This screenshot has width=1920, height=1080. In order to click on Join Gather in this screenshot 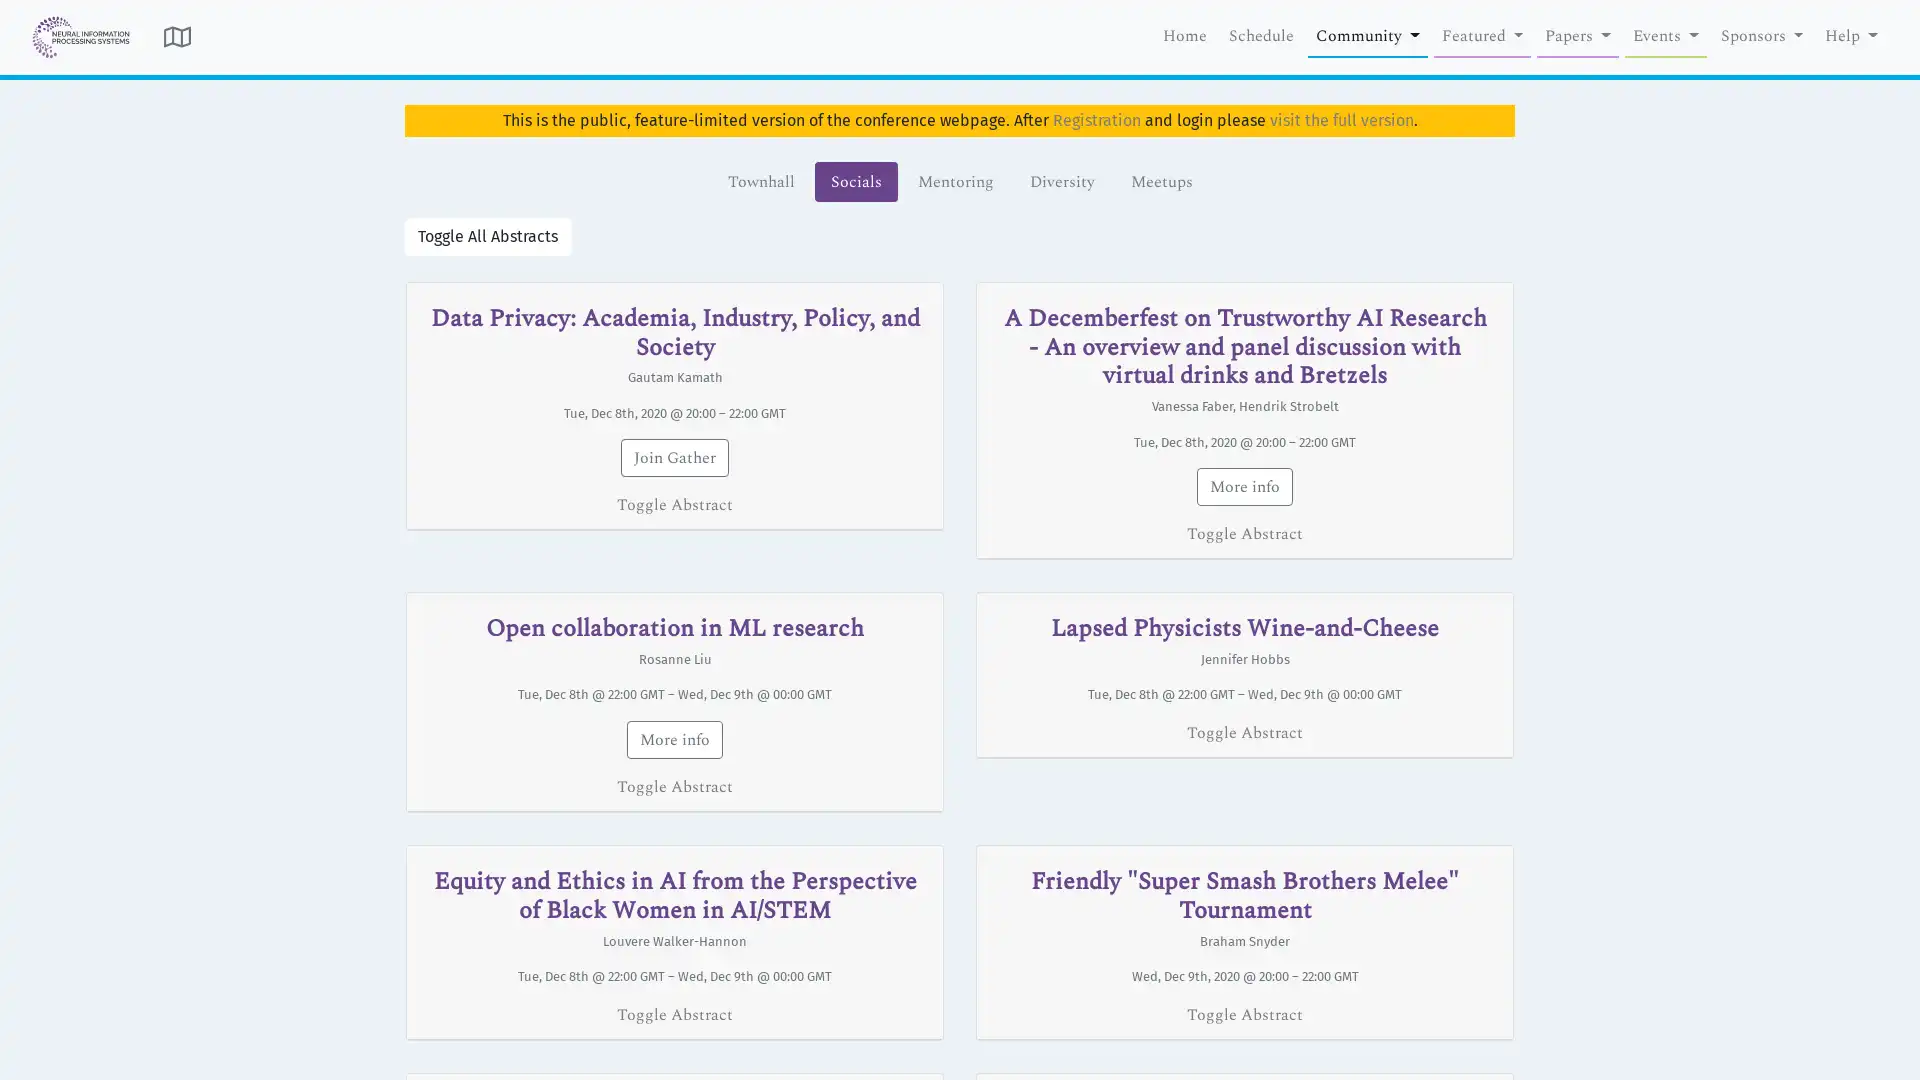, I will do `click(675, 458)`.